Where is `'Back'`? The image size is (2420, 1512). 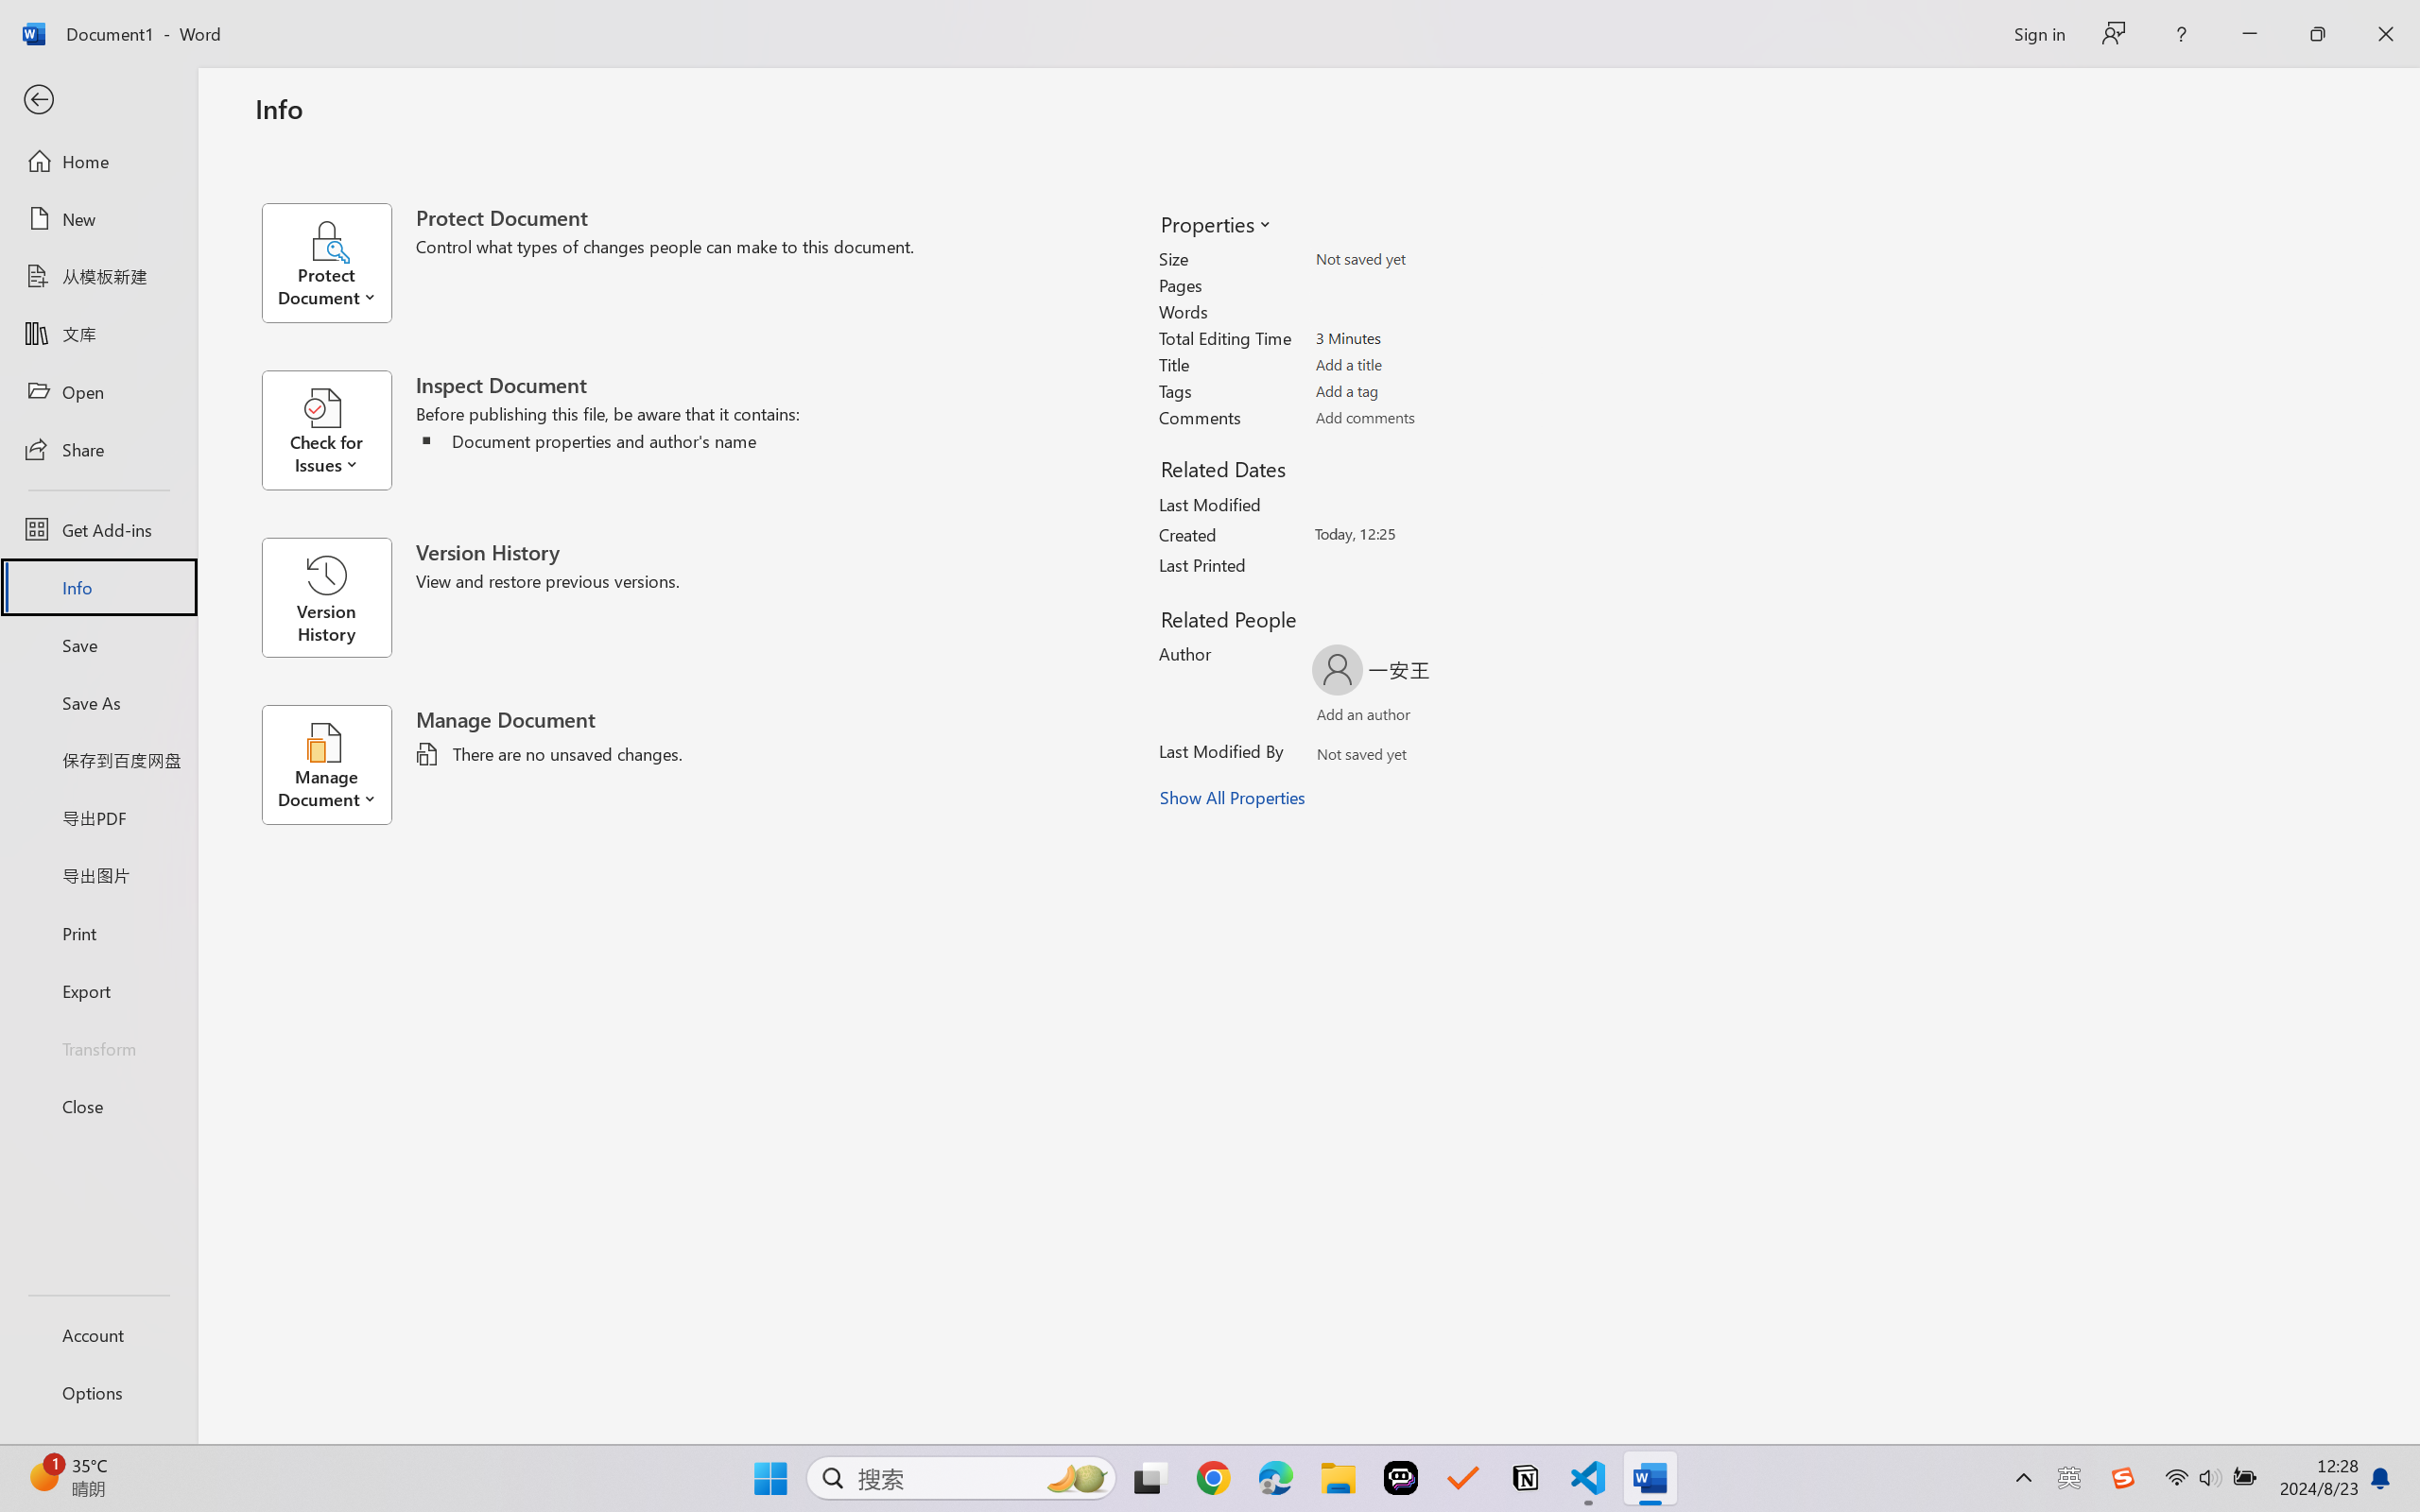
'Back' is located at coordinates (97, 100).